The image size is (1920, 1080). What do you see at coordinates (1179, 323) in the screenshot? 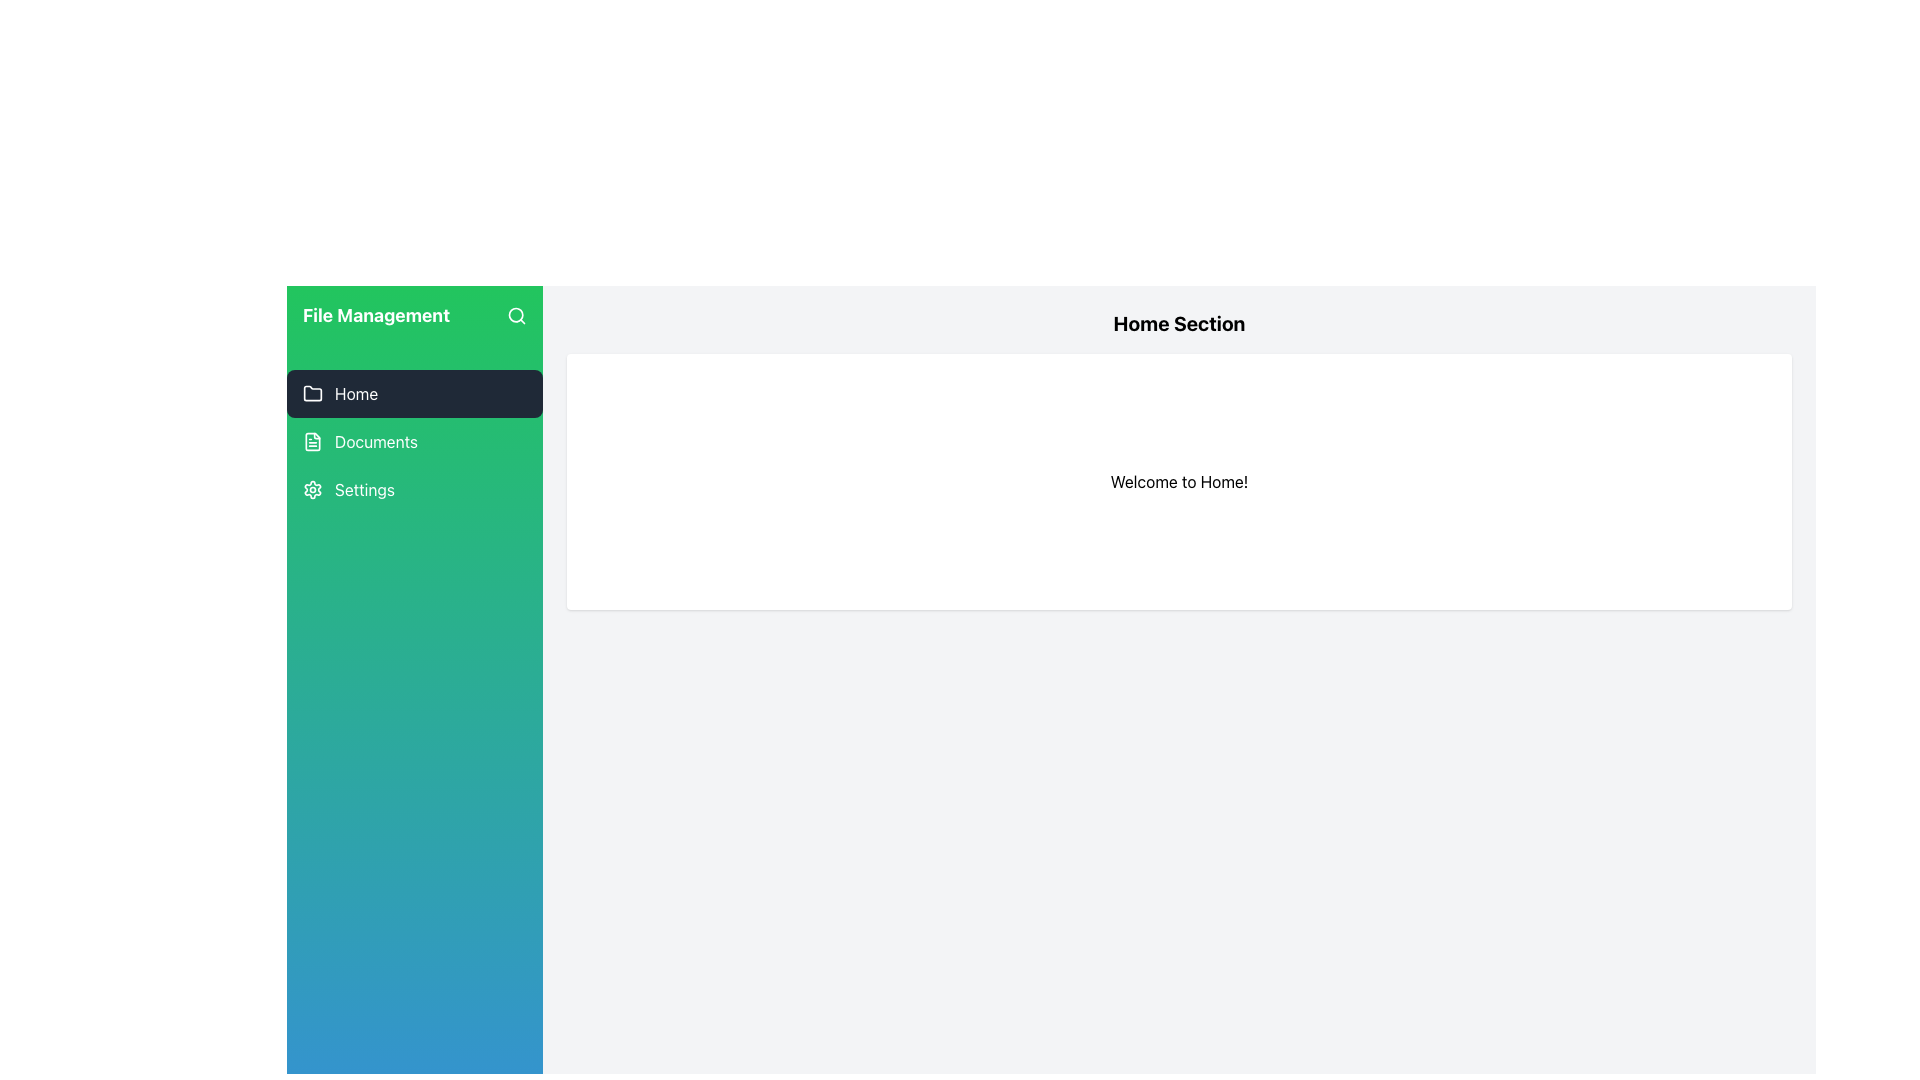
I see `the heading that serves as the title for the current section, located at the top of the central content area, above the text 'Welcome to Home!'` at bounding box center [1179, 323].